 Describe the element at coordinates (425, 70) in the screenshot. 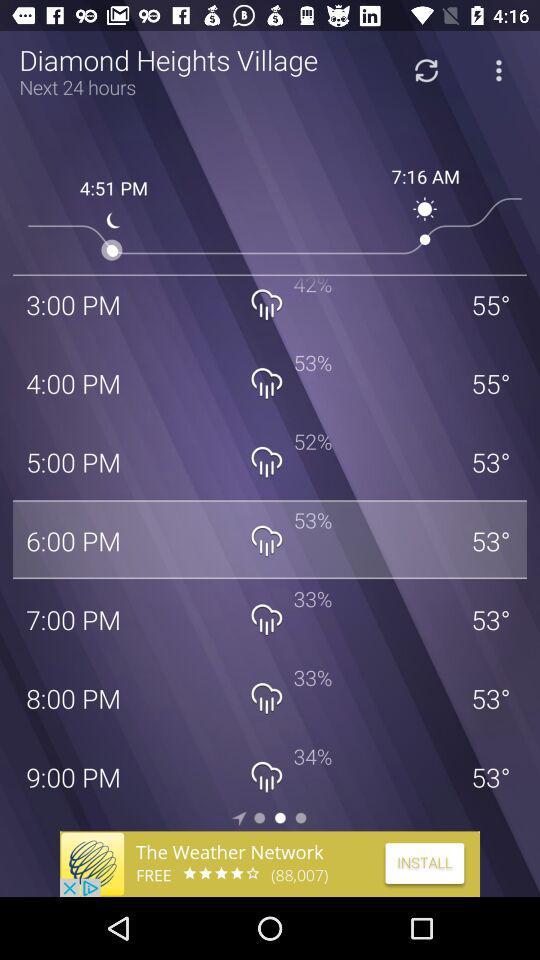

I see `refresh` at that location.